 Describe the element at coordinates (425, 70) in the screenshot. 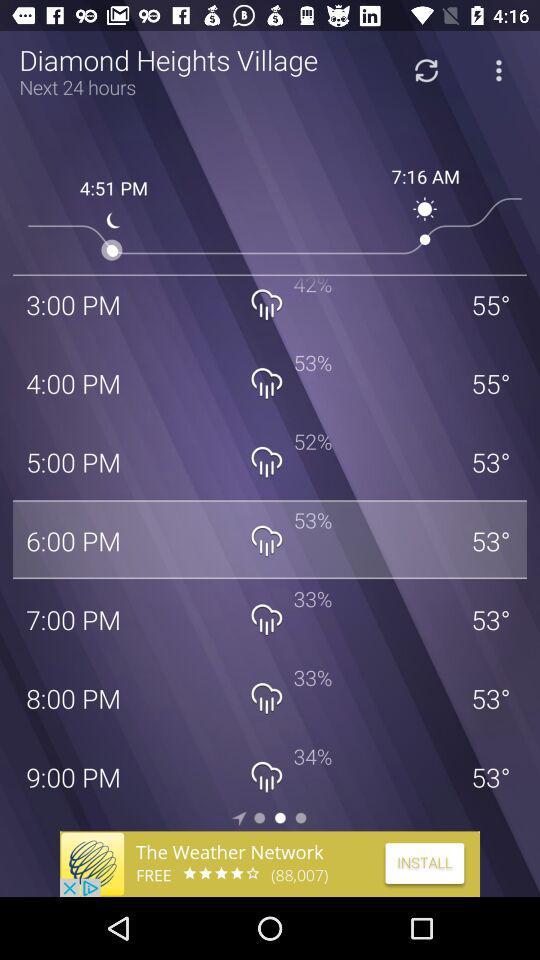

I see `refresh` at that location.